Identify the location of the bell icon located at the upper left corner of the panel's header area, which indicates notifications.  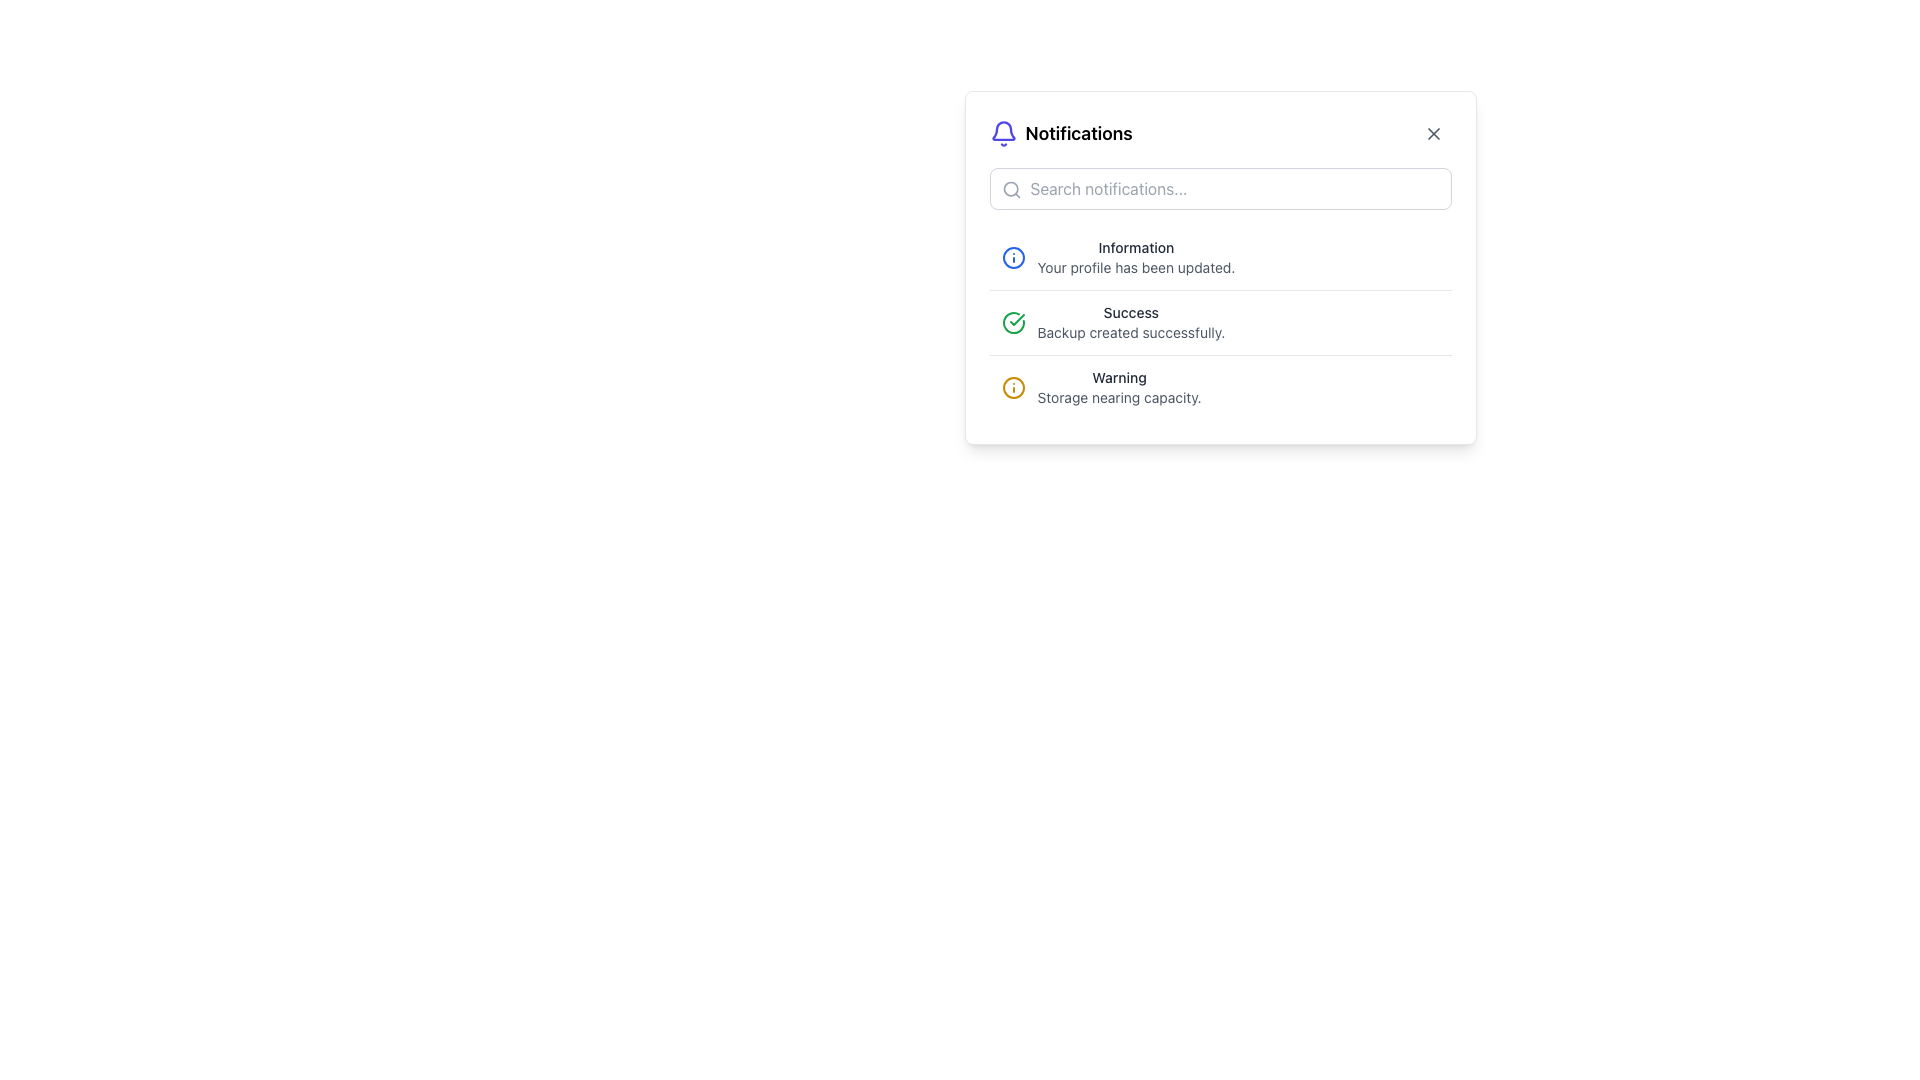
(1003, 134).